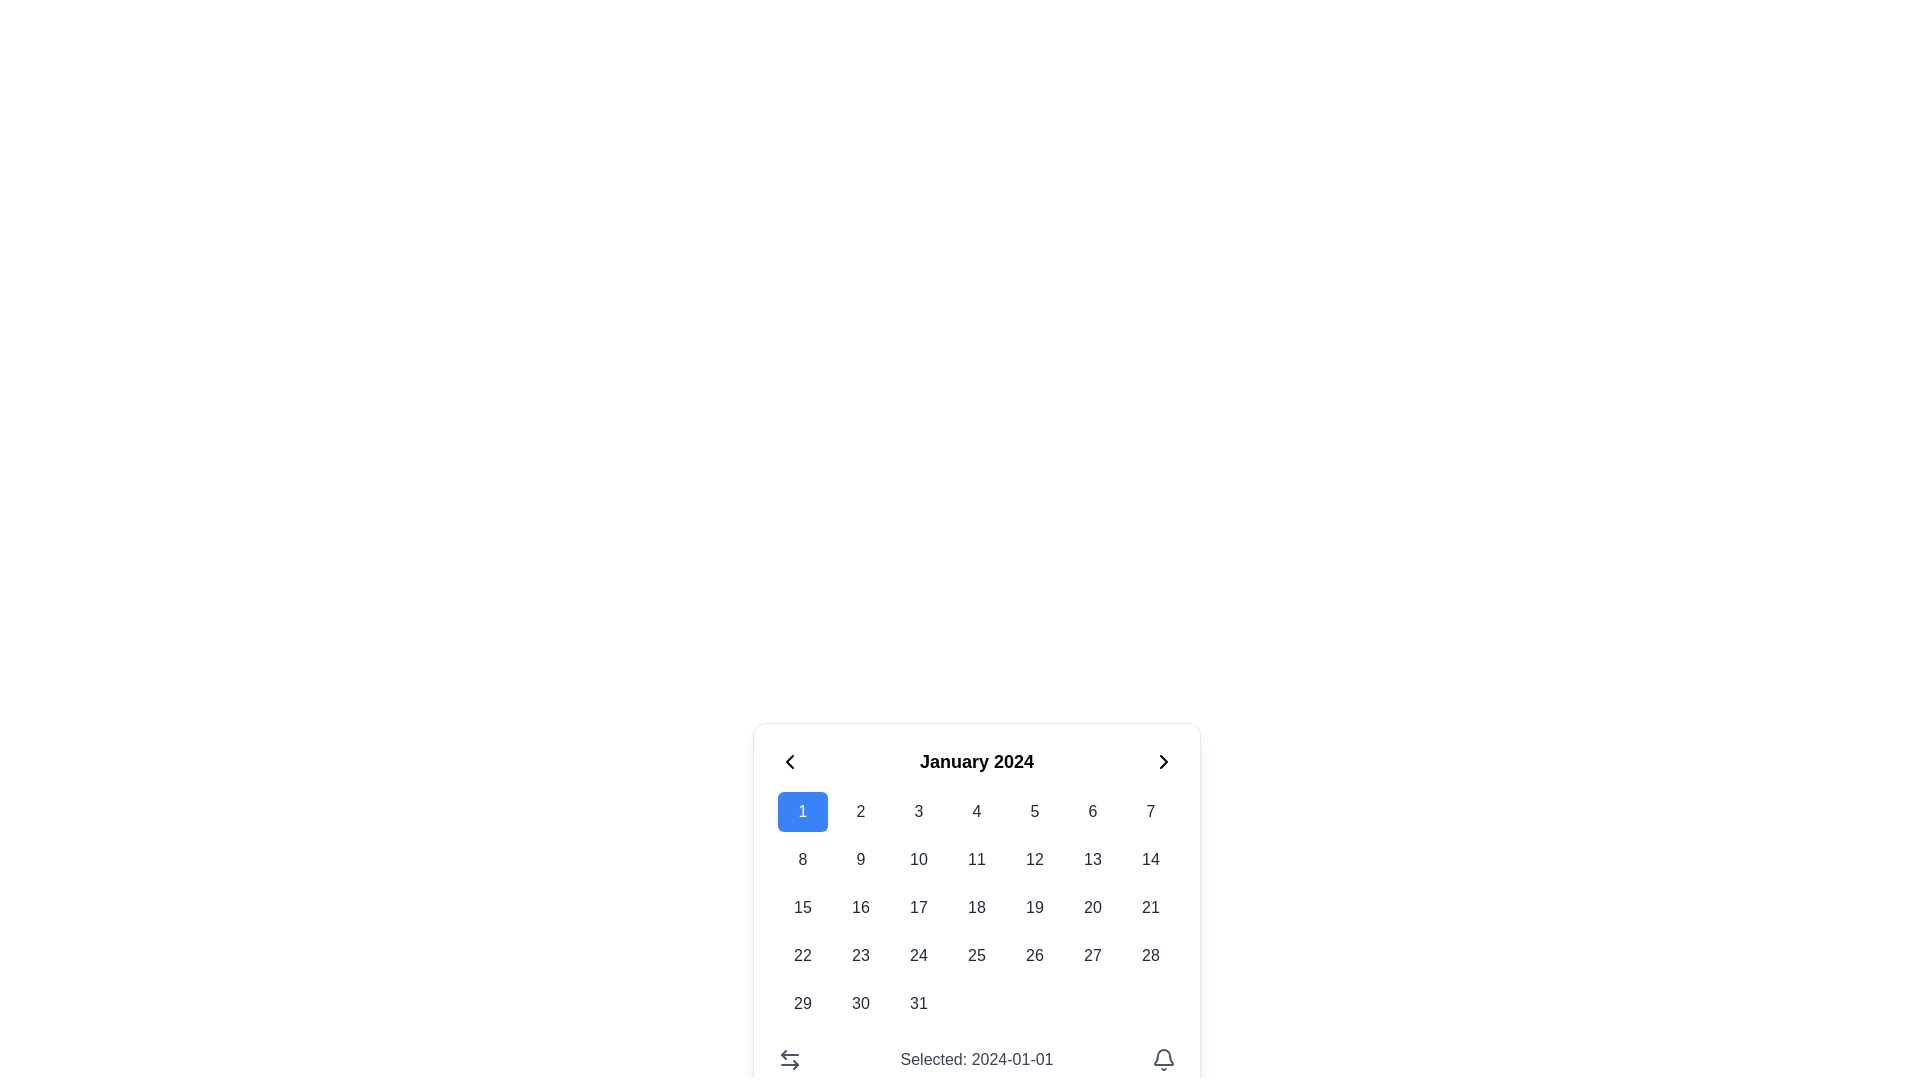  Describe the element at coordinates (1151, 812) in the screenshot. I see `the button labeled '7' which is a rectangular button with a rounded border located in the top row of a calendar grid` at that location.